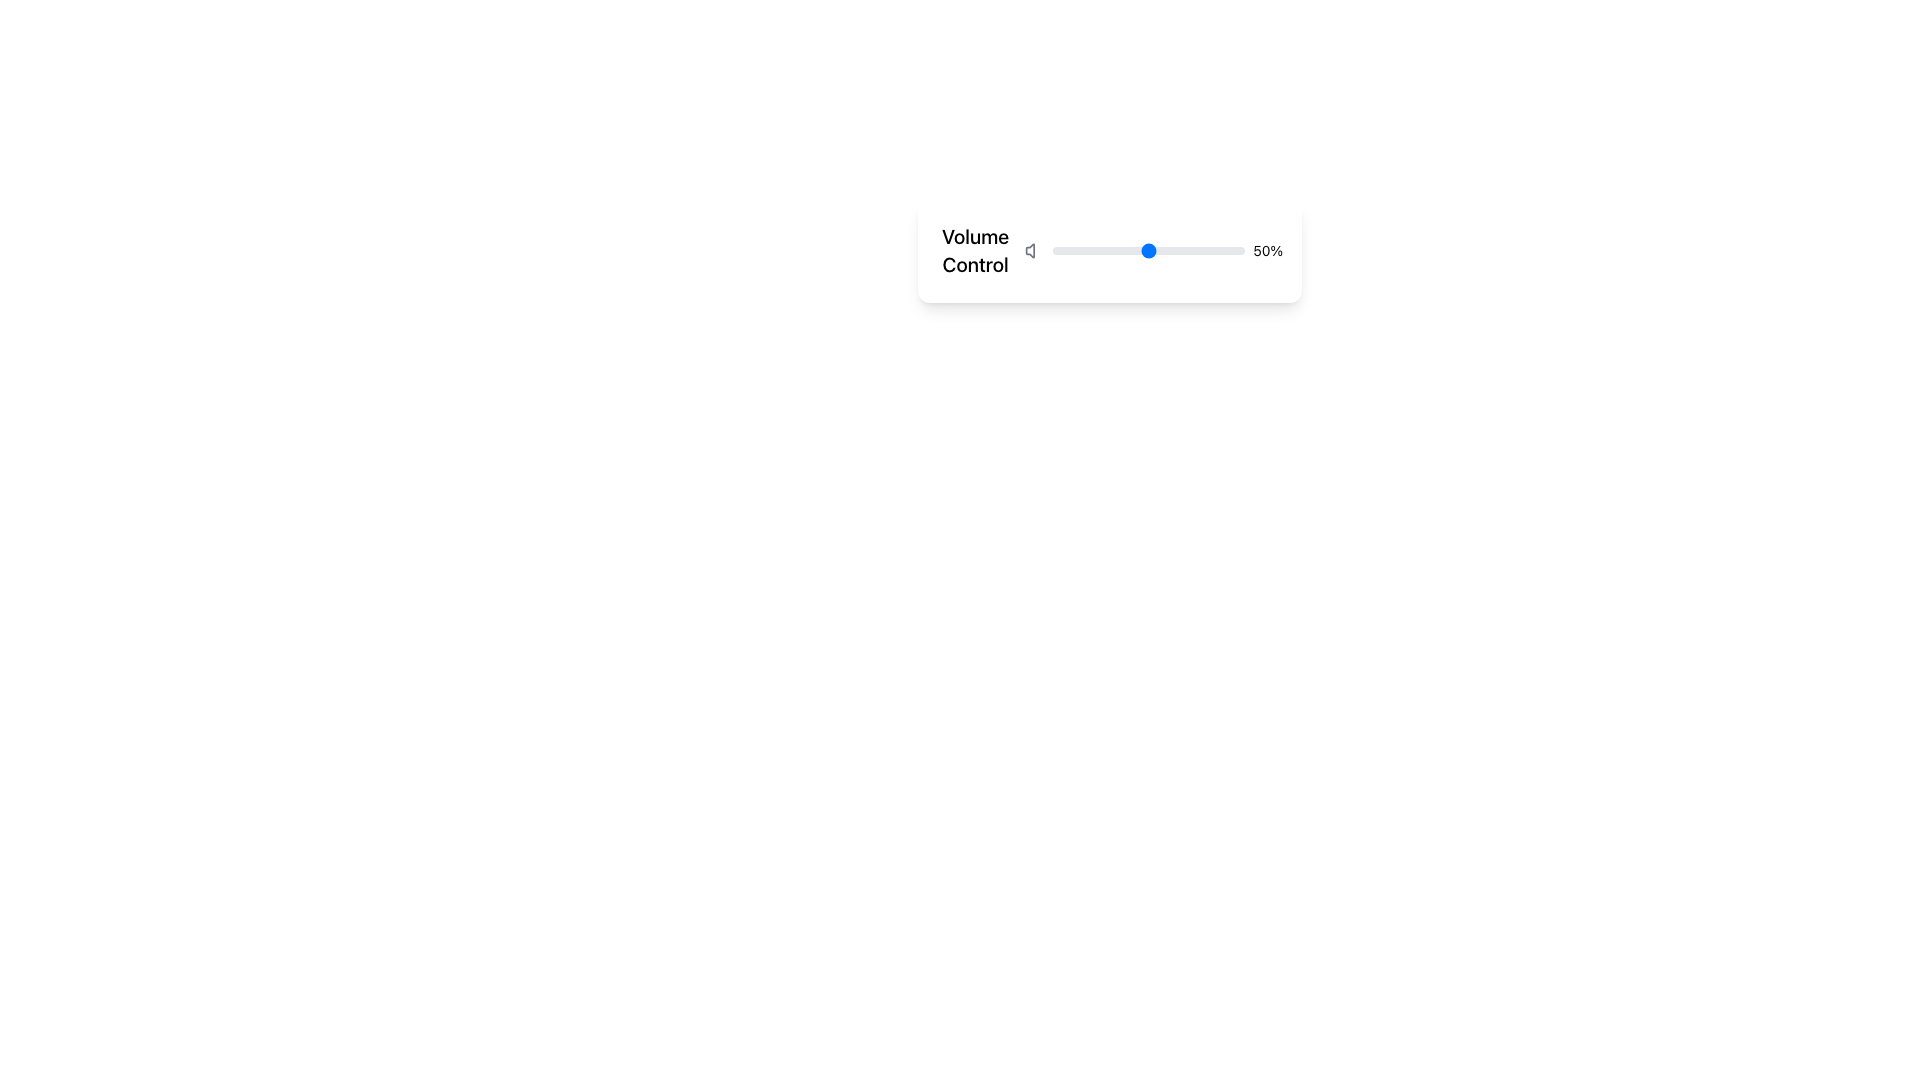  I want to click on the slider, so click(1242, 249).